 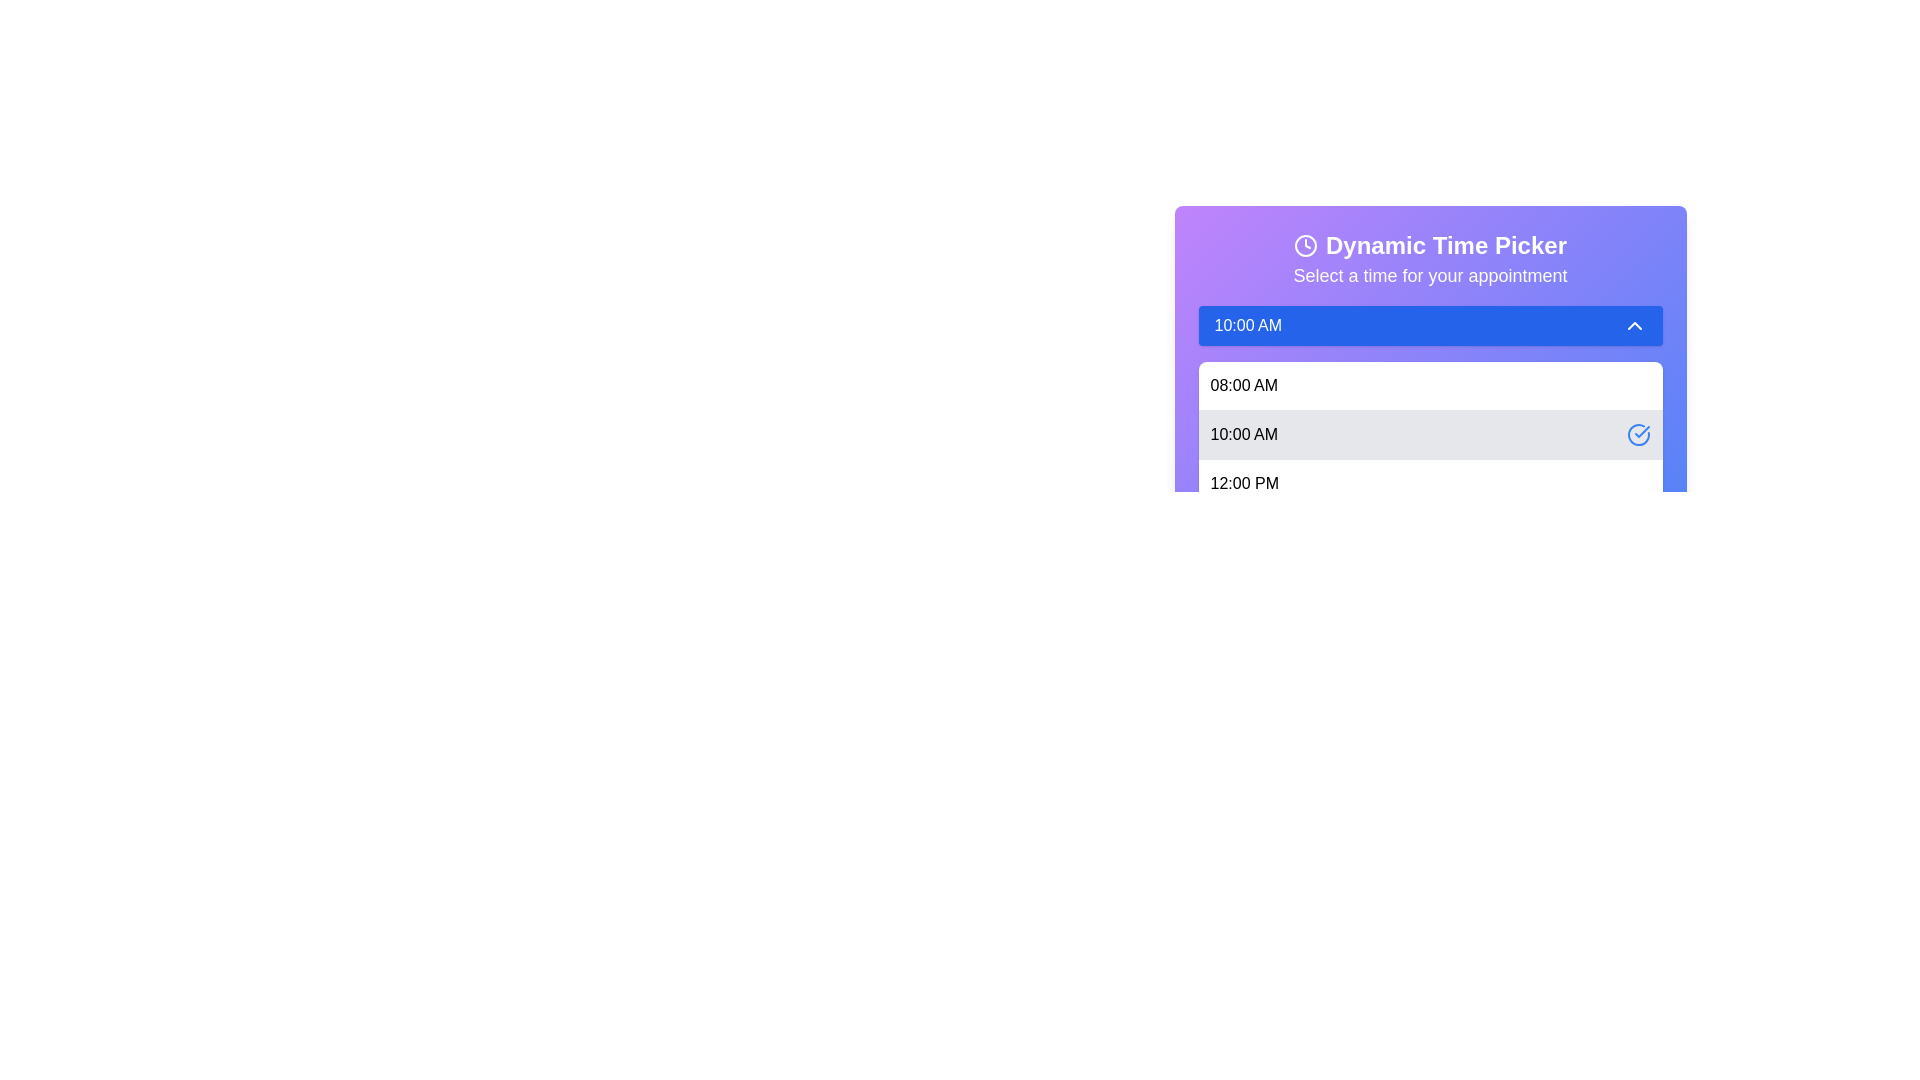 What do you see at coordinates (1305, 245) in the screenshot?
I see `the clock icon located in the header section of the 'Dynamic Time Picker' interface, positioned to the left of the text 'Dynamic Time Picker'` at bounding box center [1305, 245].